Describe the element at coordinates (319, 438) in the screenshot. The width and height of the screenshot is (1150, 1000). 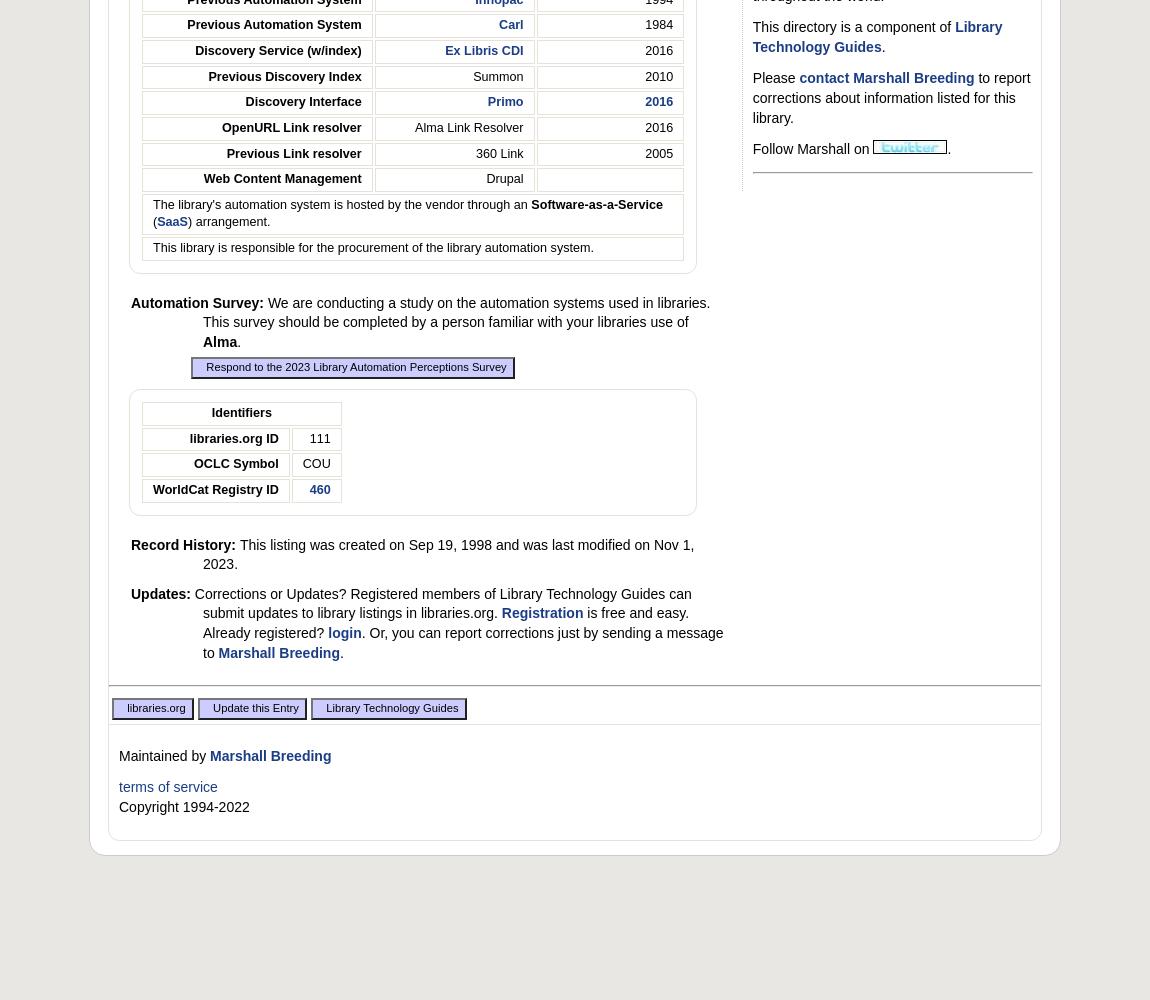
I see `'111'` at that location.